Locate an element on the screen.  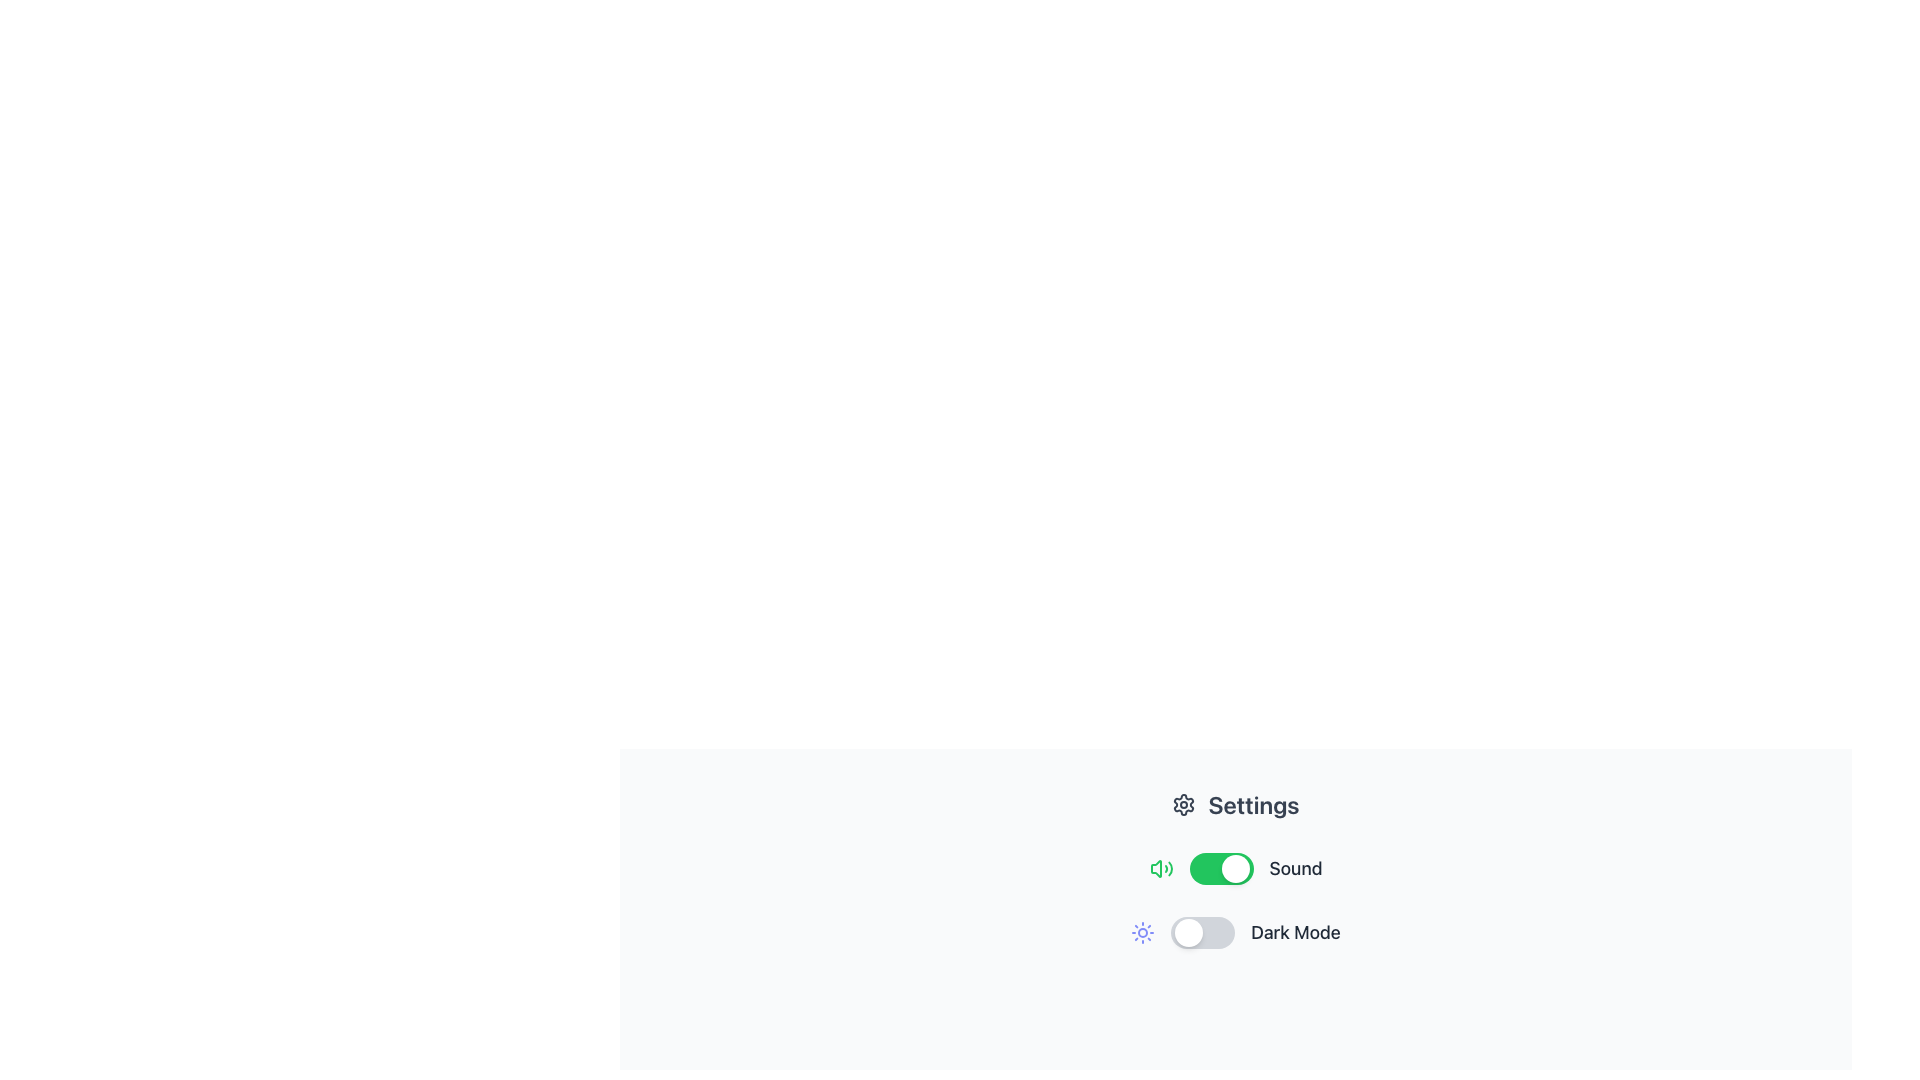
the text label that indicates the sound settings toggle switch, located to the right of the green toggle switch in the lower right area of the settings interface is located at coordinates (1296, 867).